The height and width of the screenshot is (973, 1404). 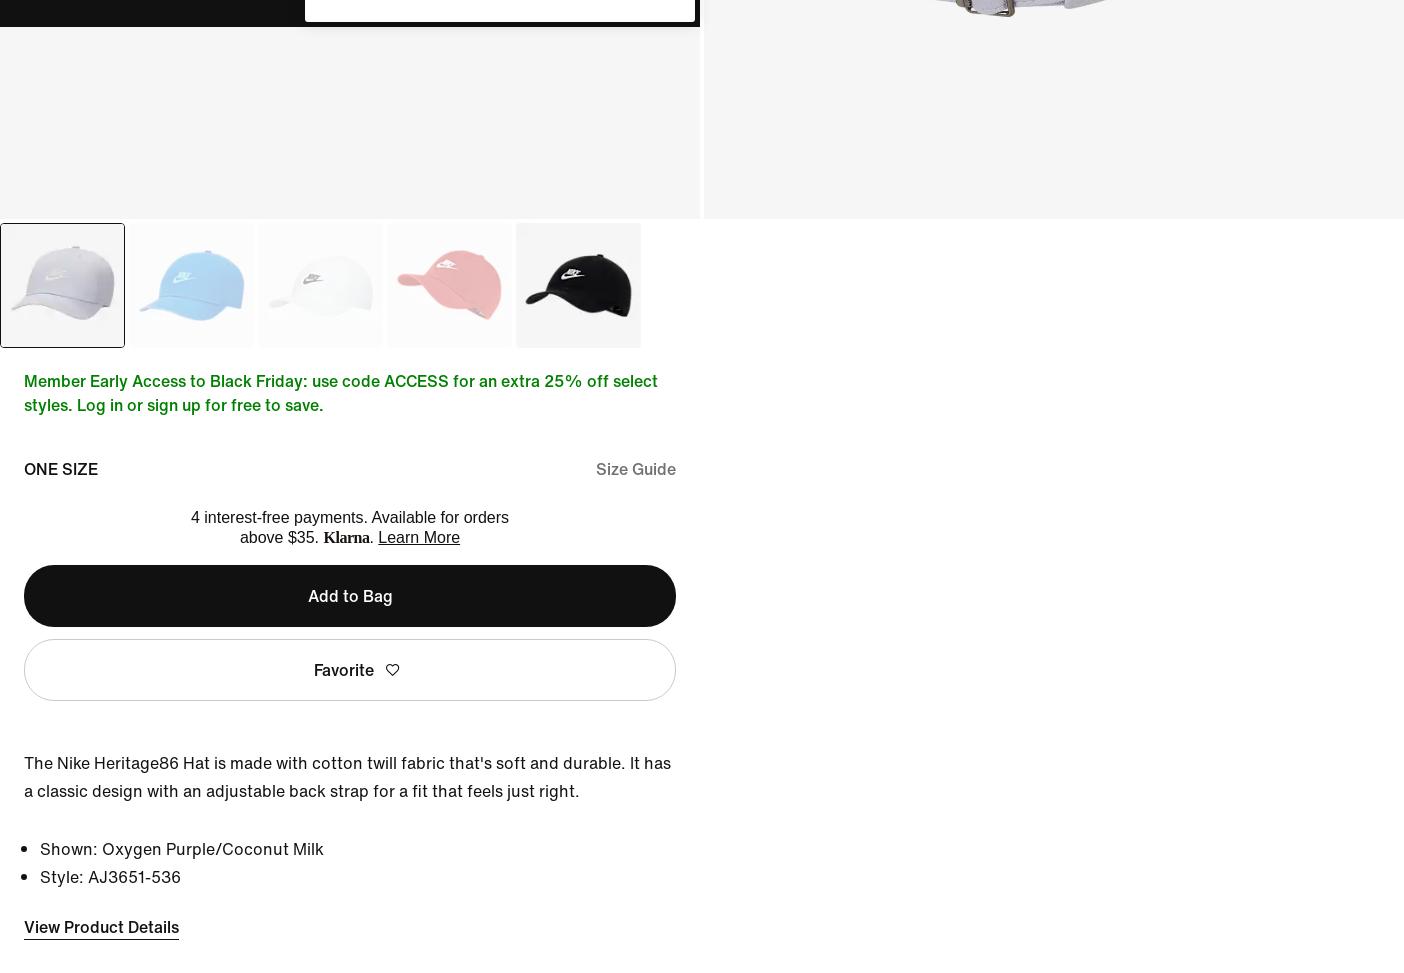 What do you see at coordinates (319, 258) in the screenshot?
I see `'Morocco'` at bounding box center [319, 258].